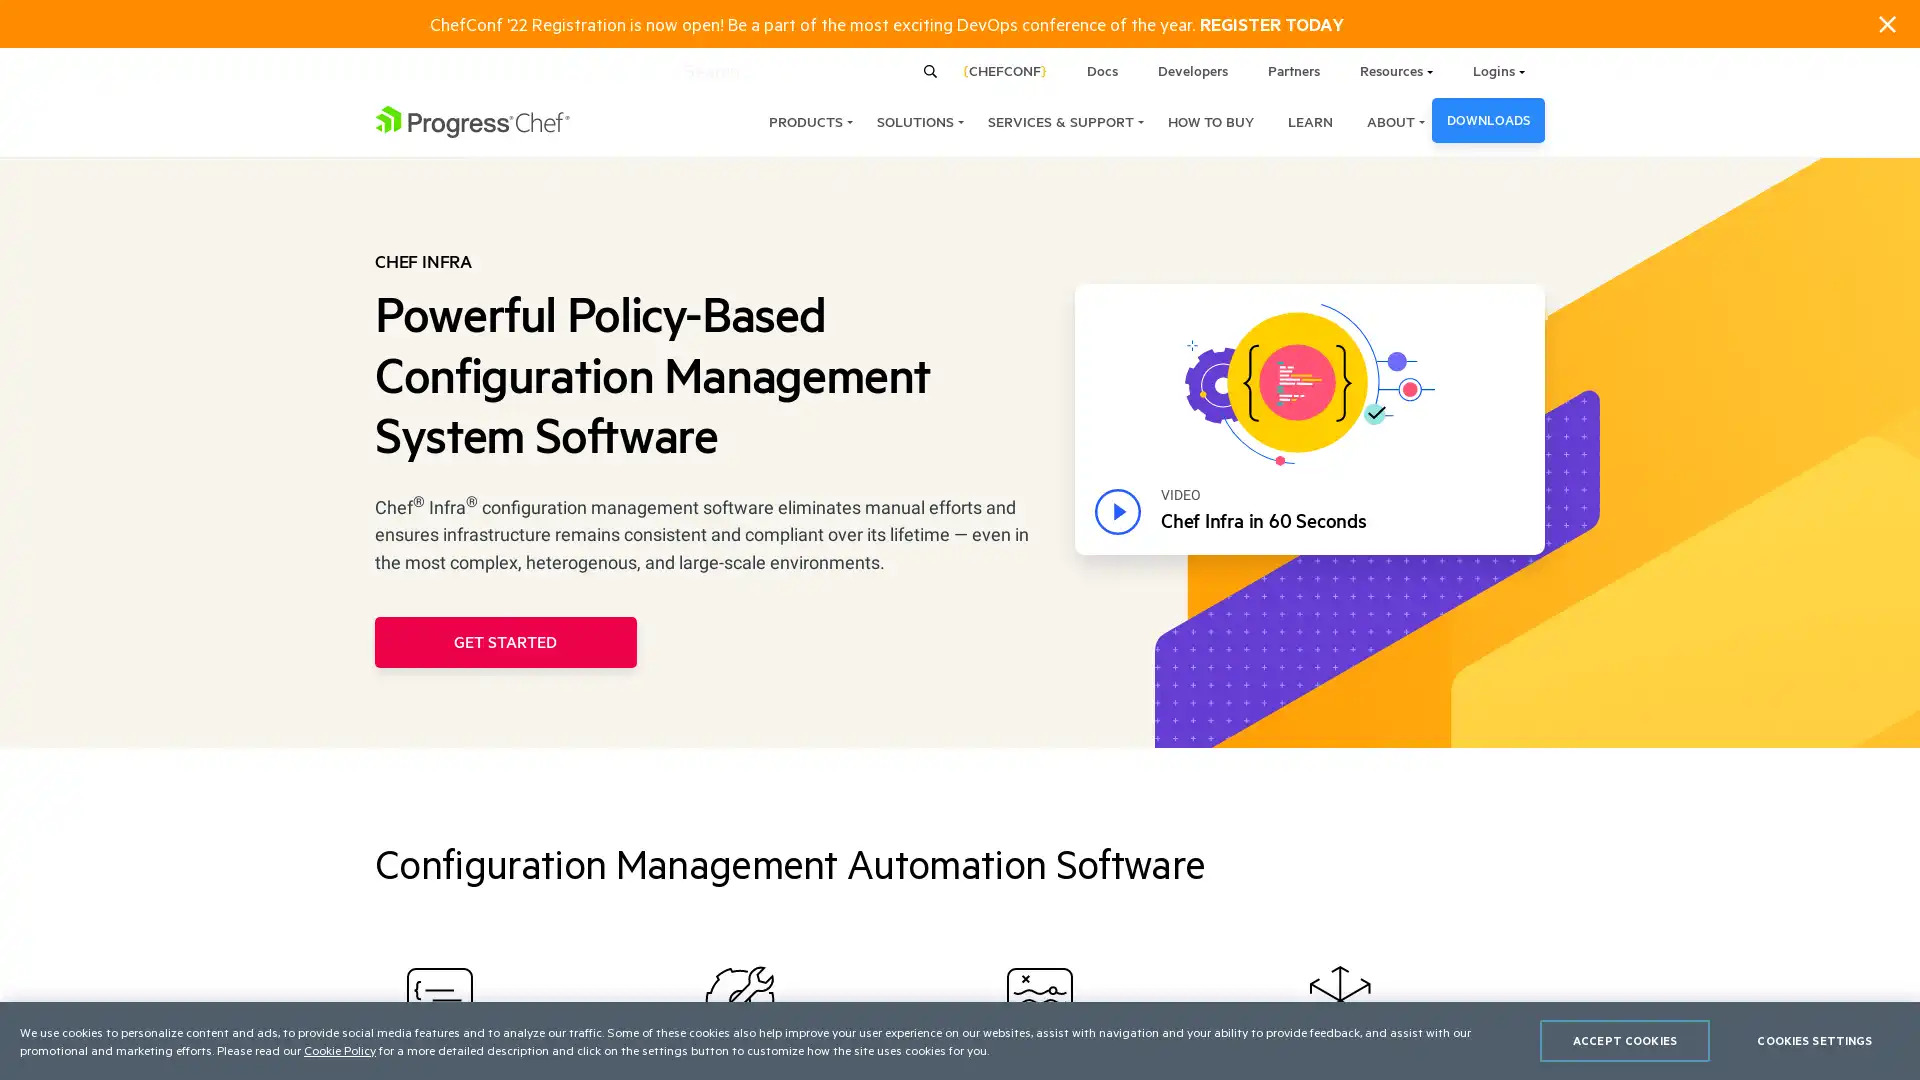 The width and height of the screenshot is (1920, 1080). I want to click on Logins, so click(1498, 71).